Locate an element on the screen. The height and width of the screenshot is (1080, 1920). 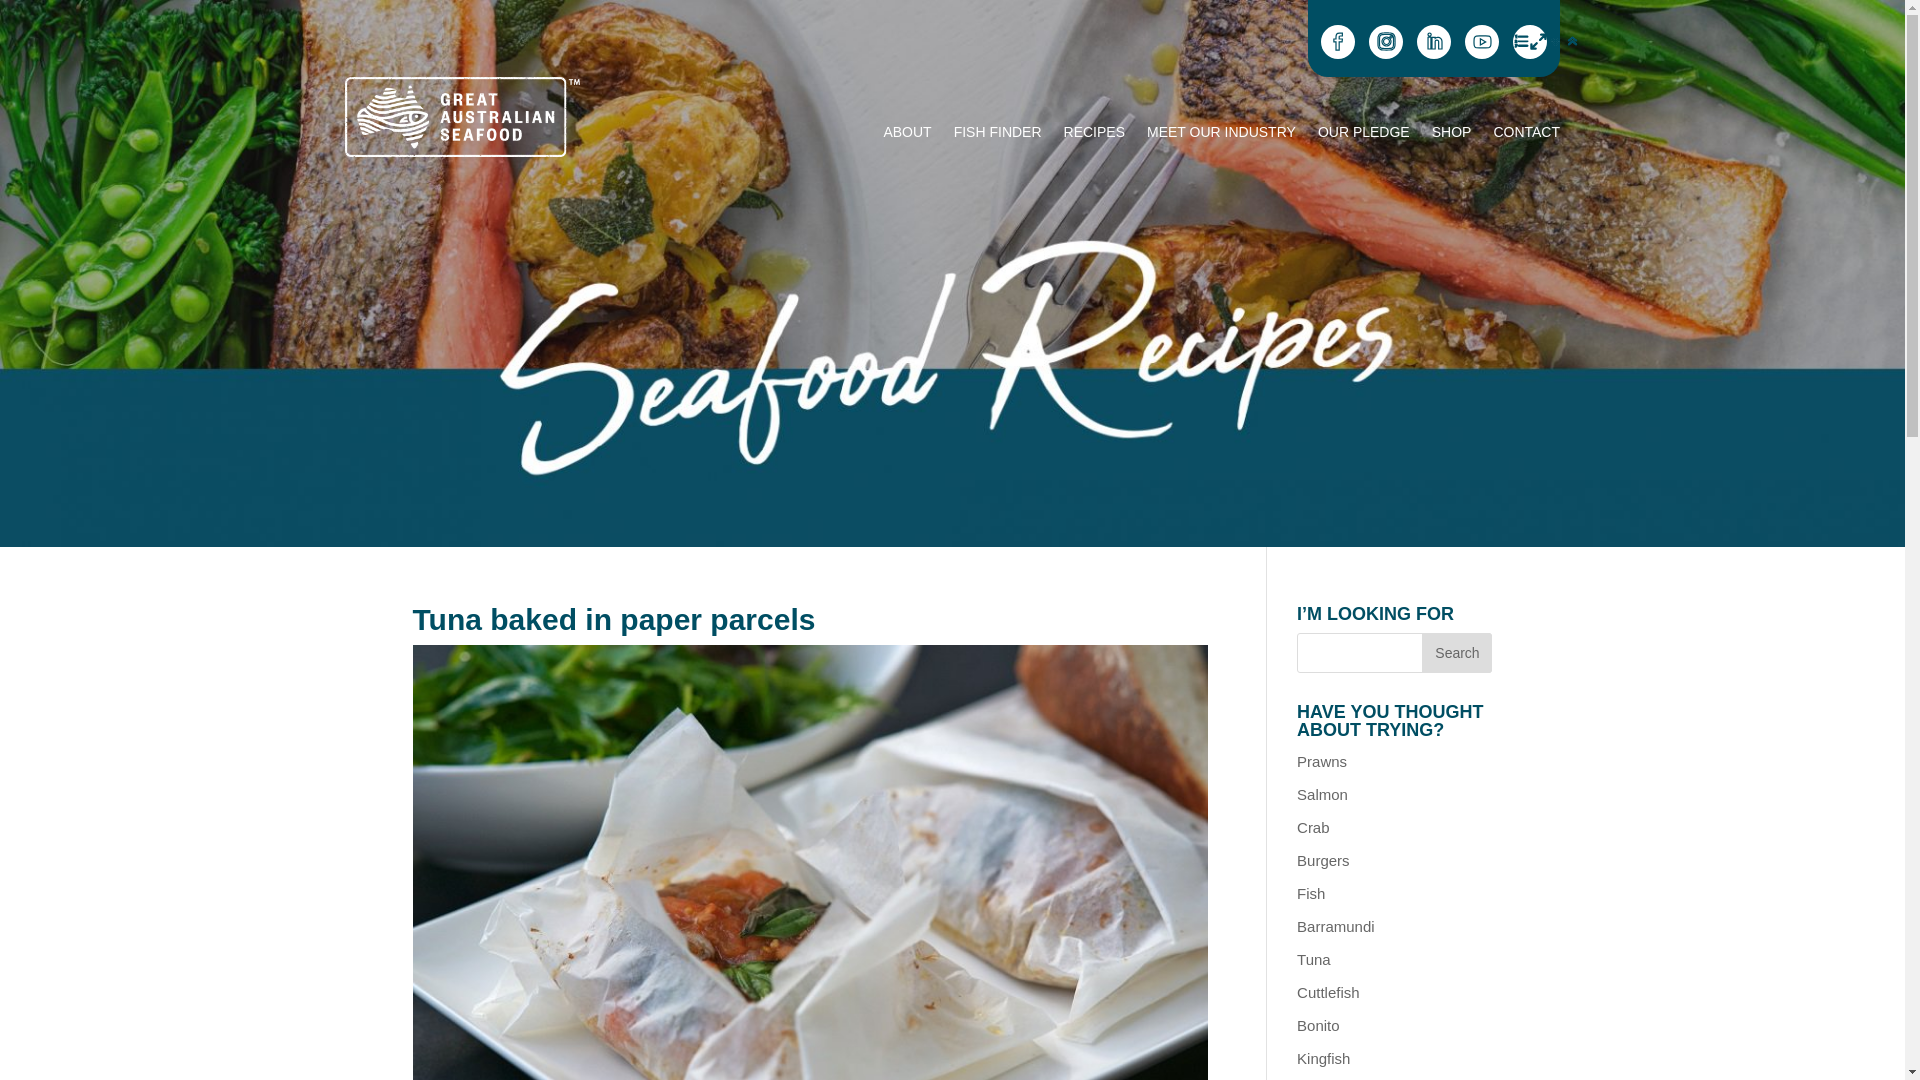
'Follow on LinkedIn' is located at coordinates (1433, 42).